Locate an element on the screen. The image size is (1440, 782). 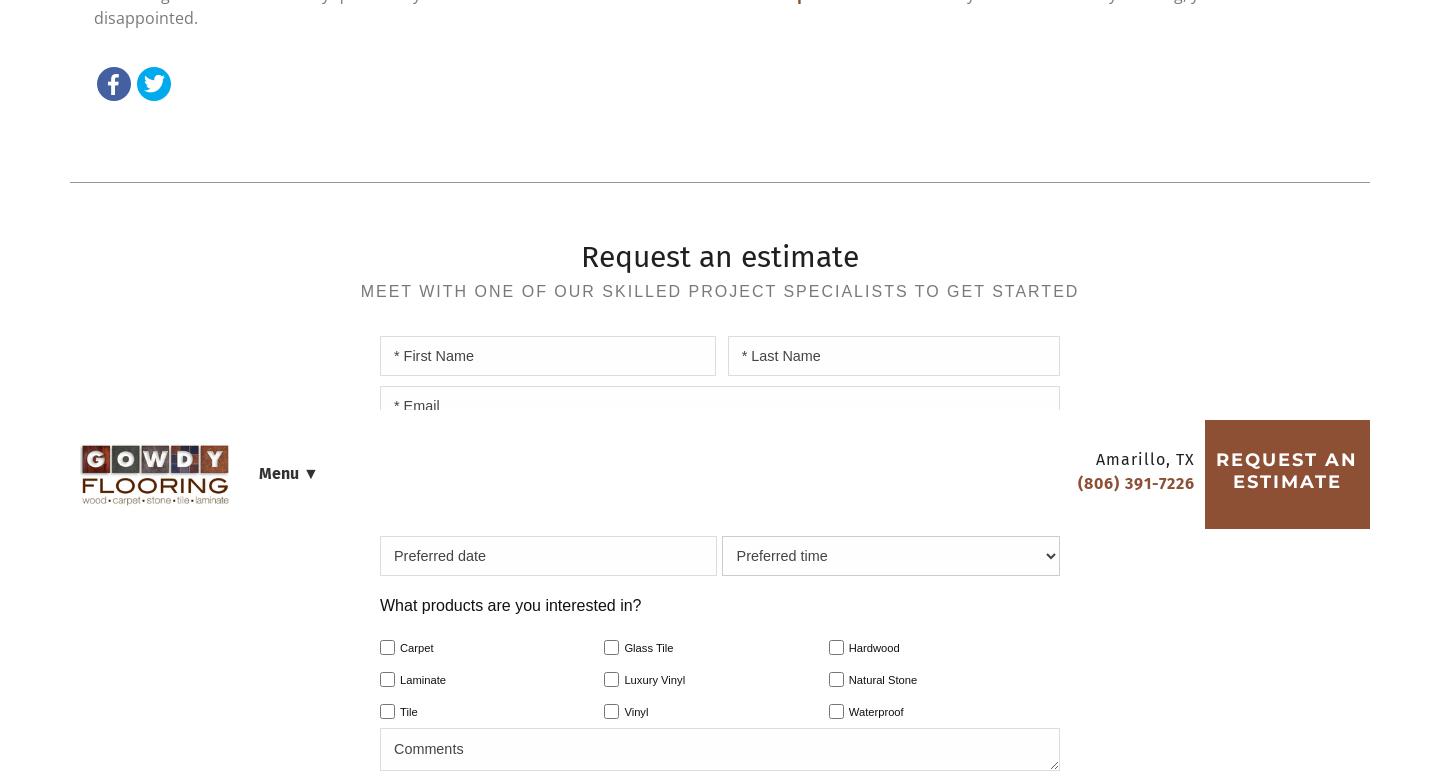
'Company' is located at coordinates (585, 78).